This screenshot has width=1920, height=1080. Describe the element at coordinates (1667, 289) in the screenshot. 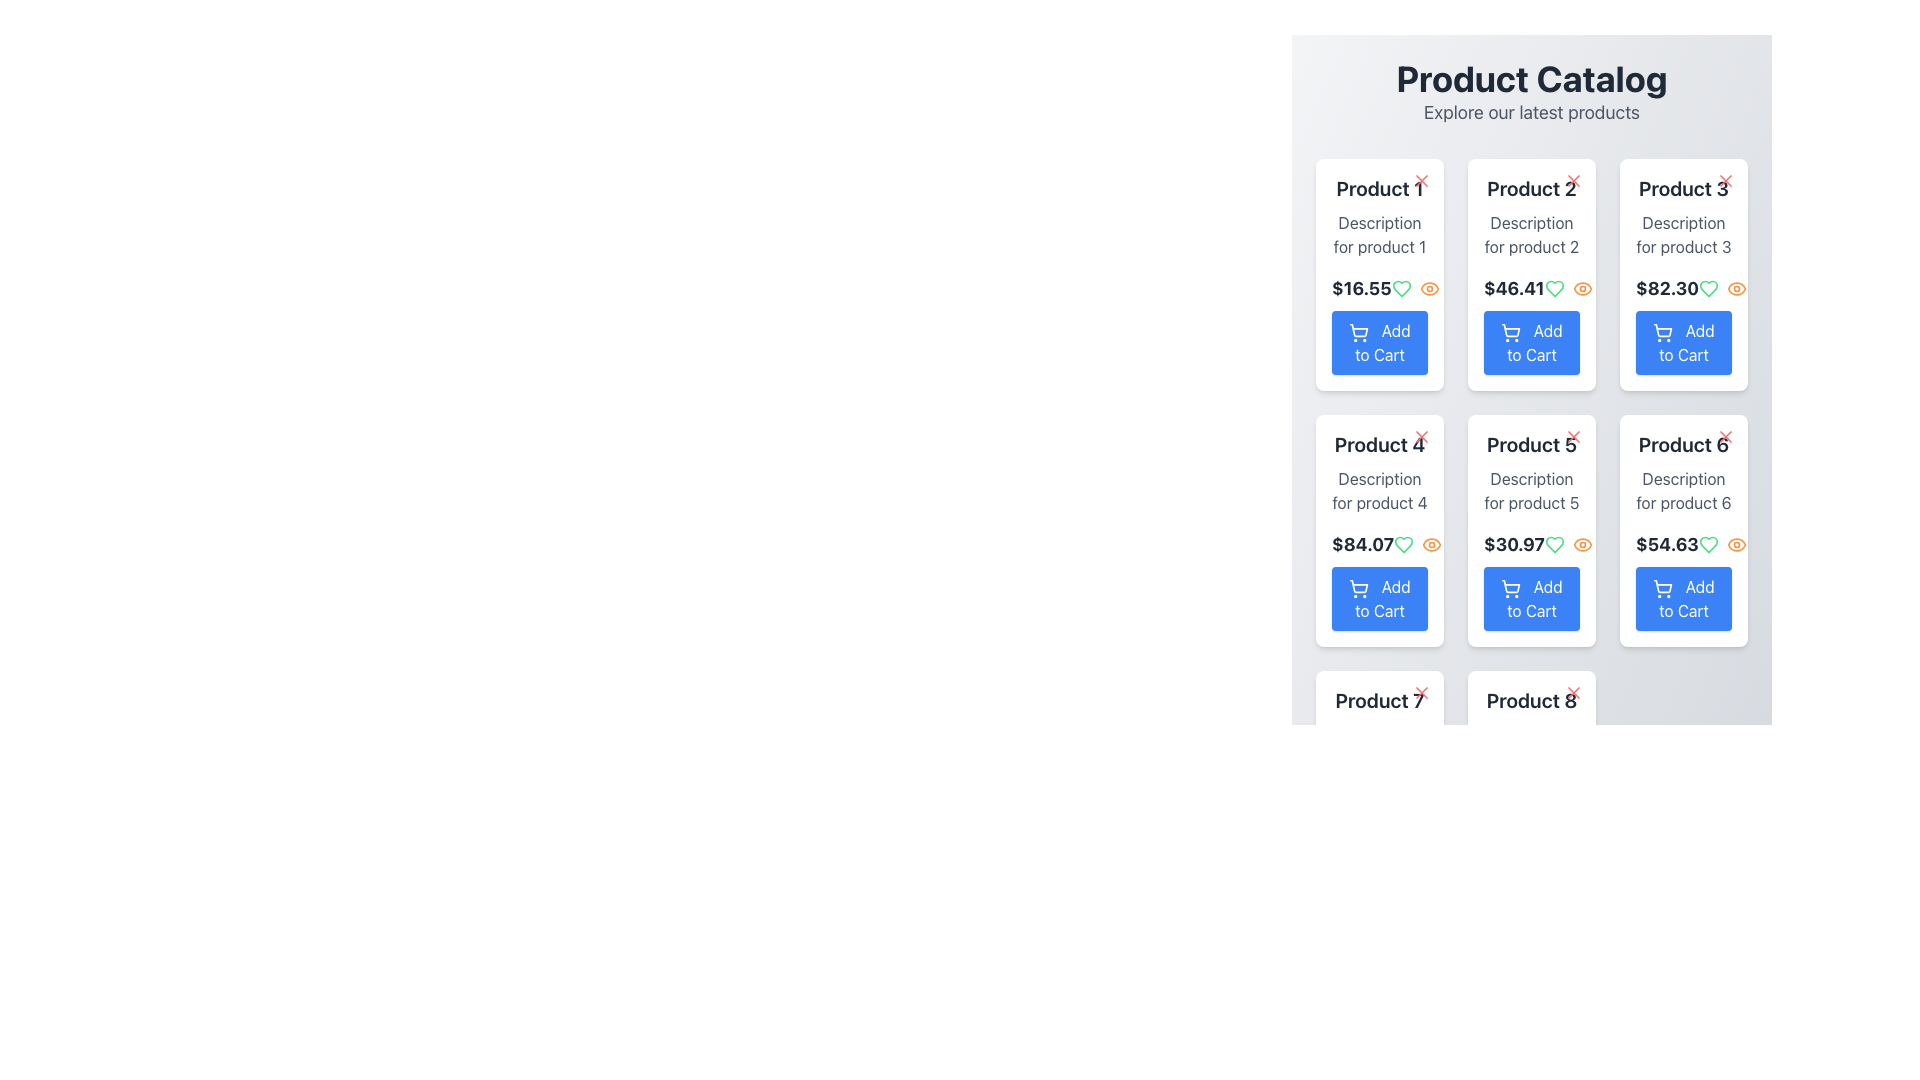

I see `the bold, large-sized text label displaying the monetary amount '$82.30' in dark gray color, which is located within the card for 'Product 3' just below the product title and description, and above the 'Add to Cart' button` at that location.